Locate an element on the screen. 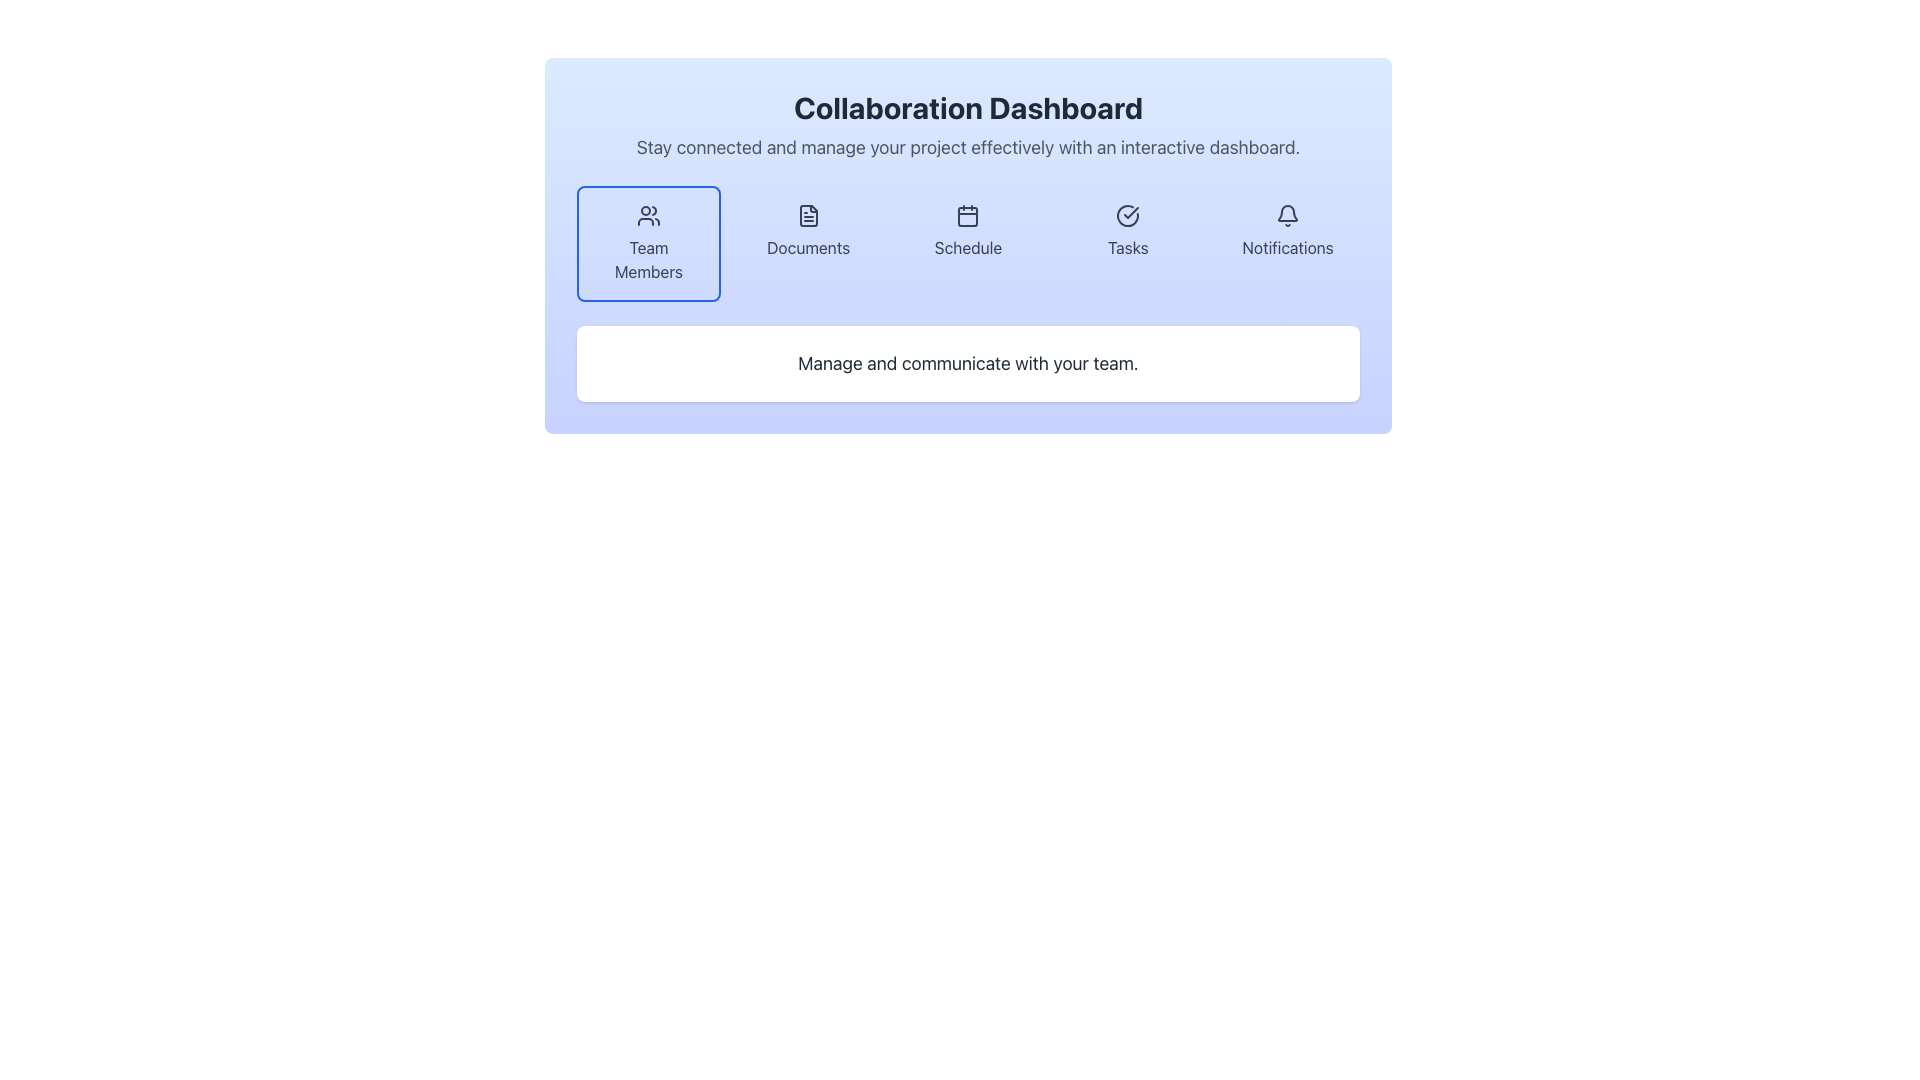  the small rectangular calendar icon button located is located at coordinates (968, 216).